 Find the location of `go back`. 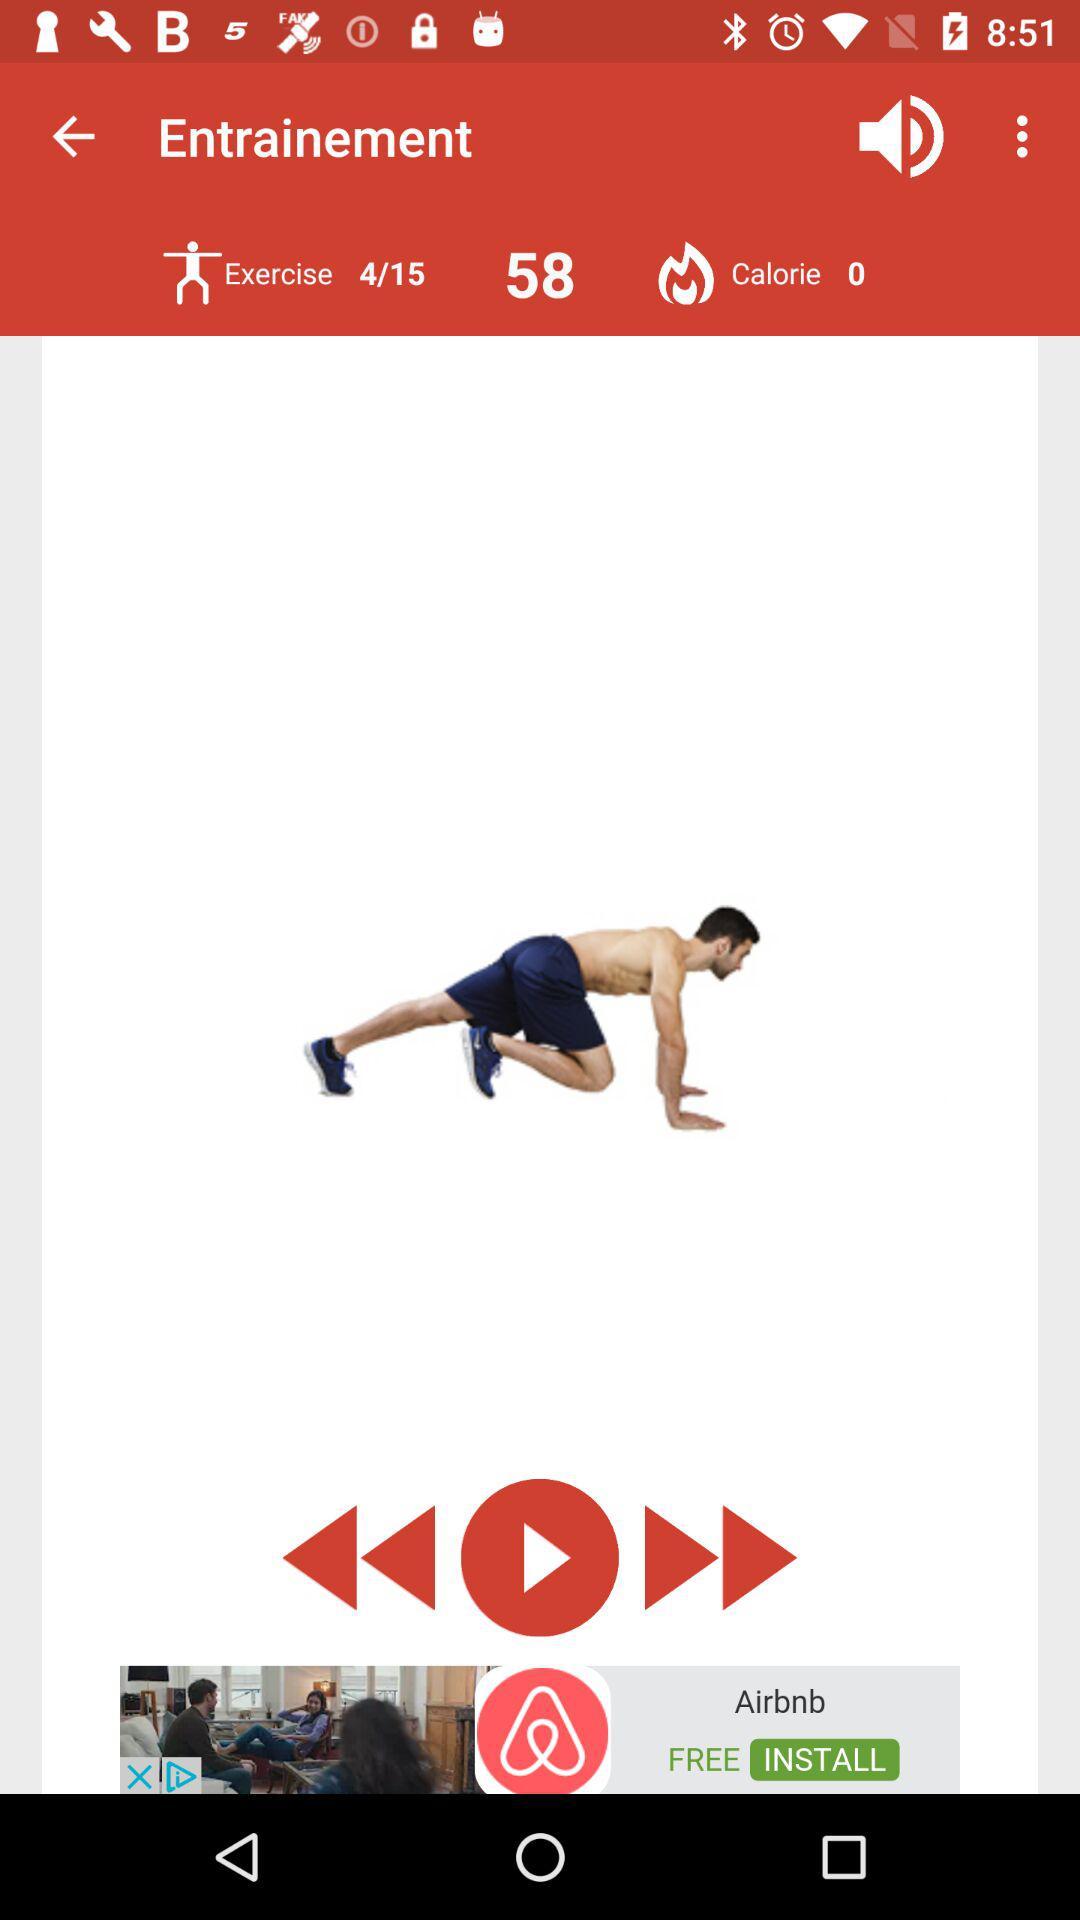

go back is located at coordinates (357, 1556).